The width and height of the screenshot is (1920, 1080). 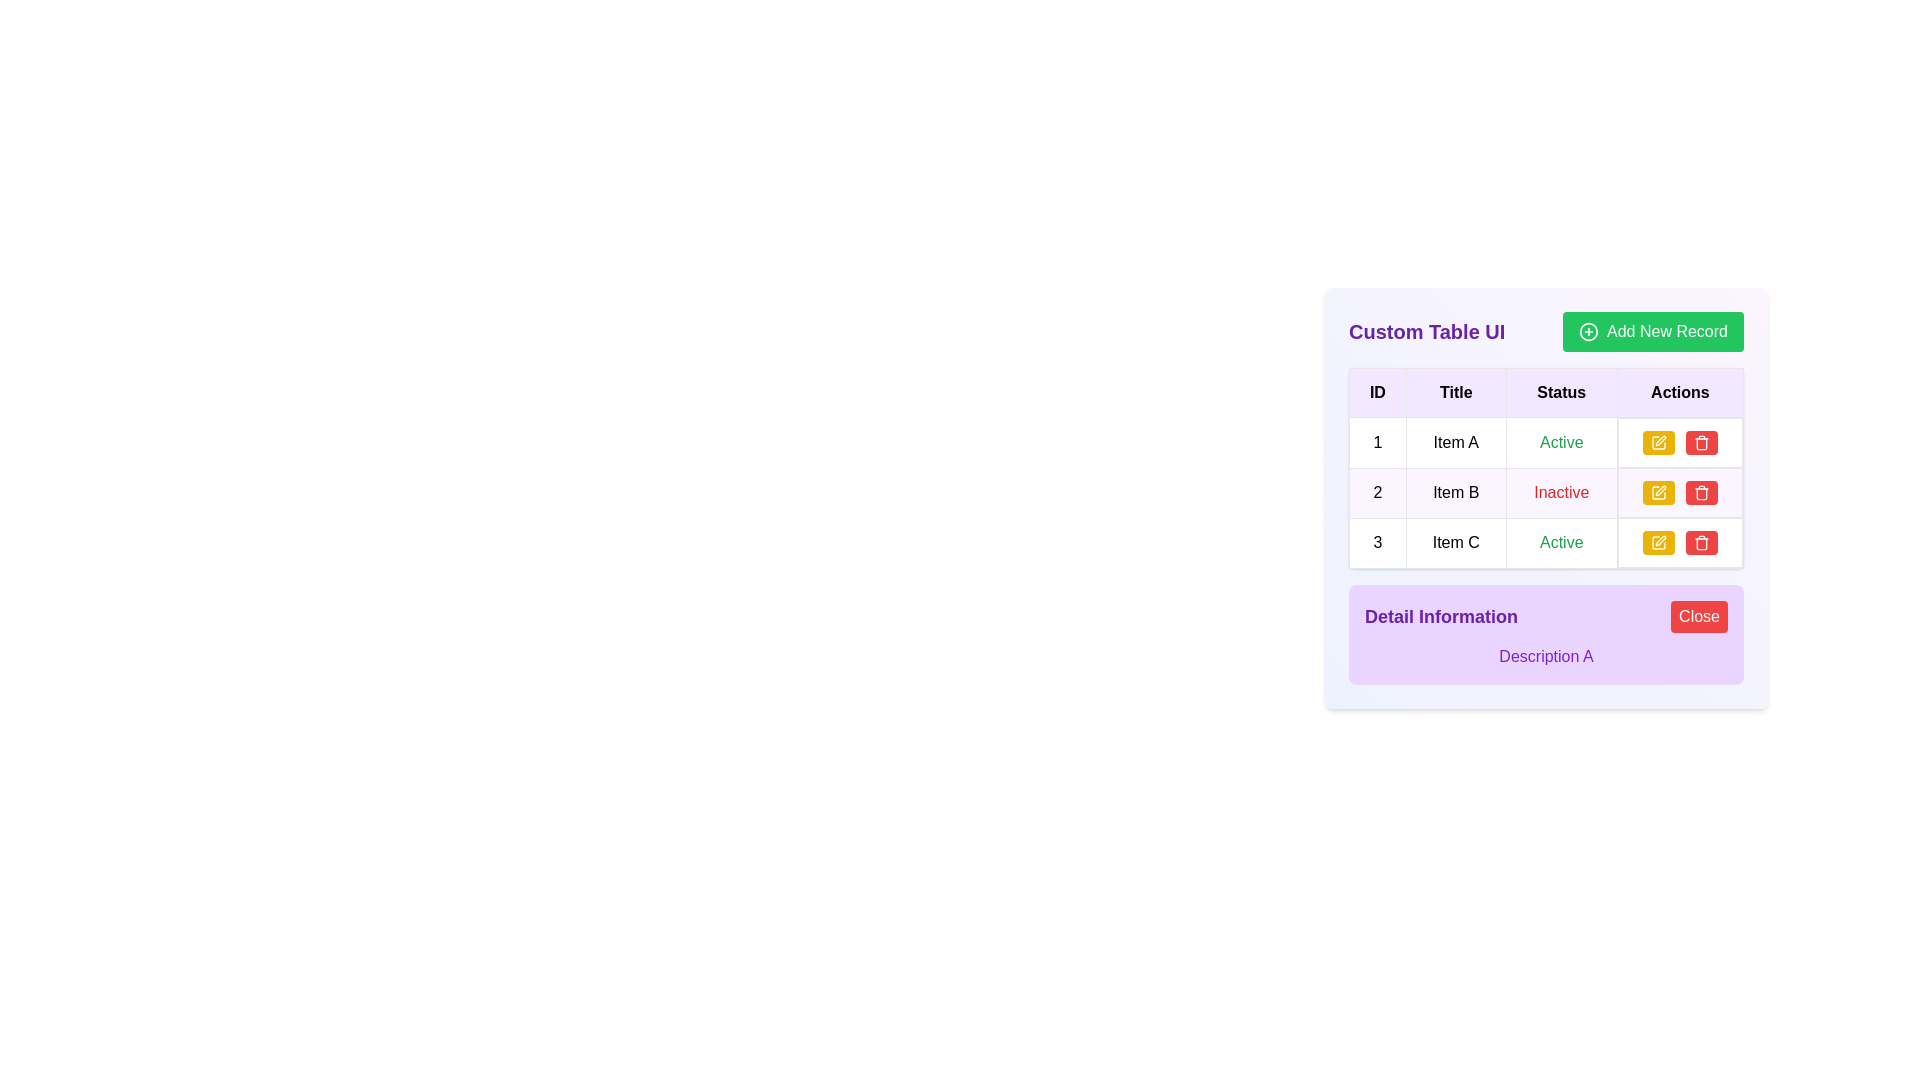 I want to click on text label styled in green displaying 'Active' located in the 'Status' column of the table, aligned with 'Item A', so click(x=1560, y=441).